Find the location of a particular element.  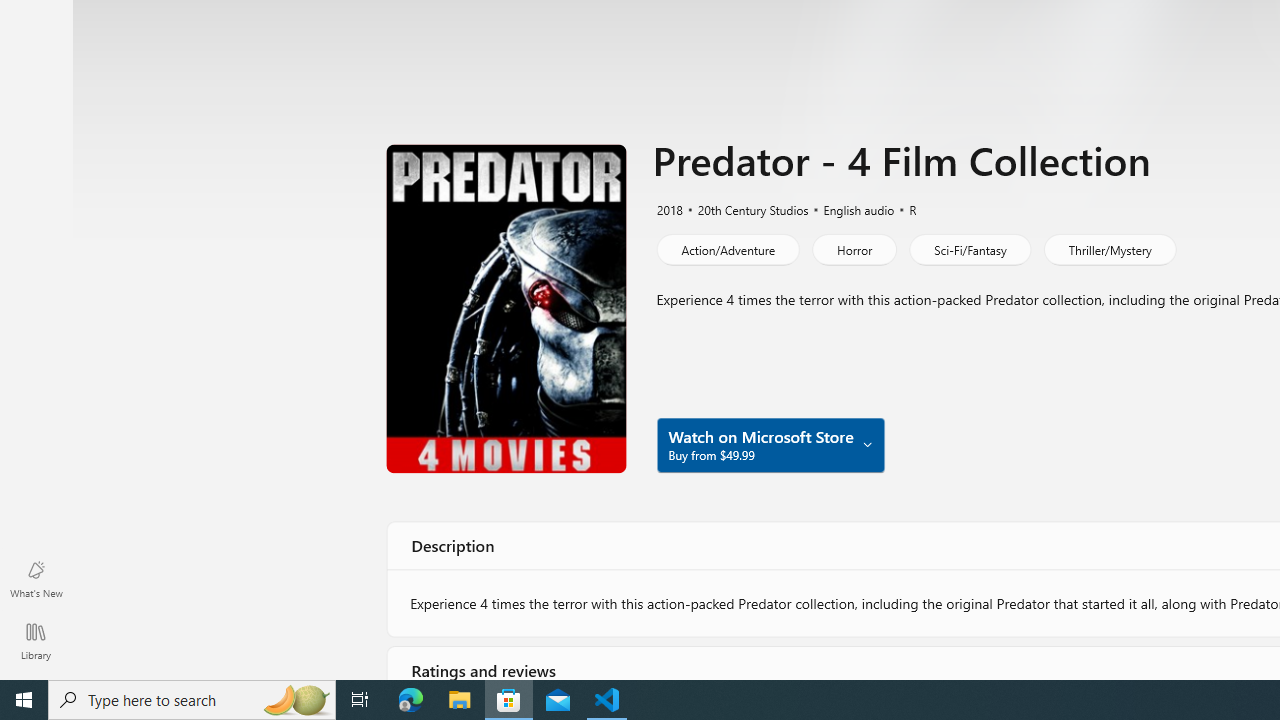

'Horror' is located at coordinates (854, 248).